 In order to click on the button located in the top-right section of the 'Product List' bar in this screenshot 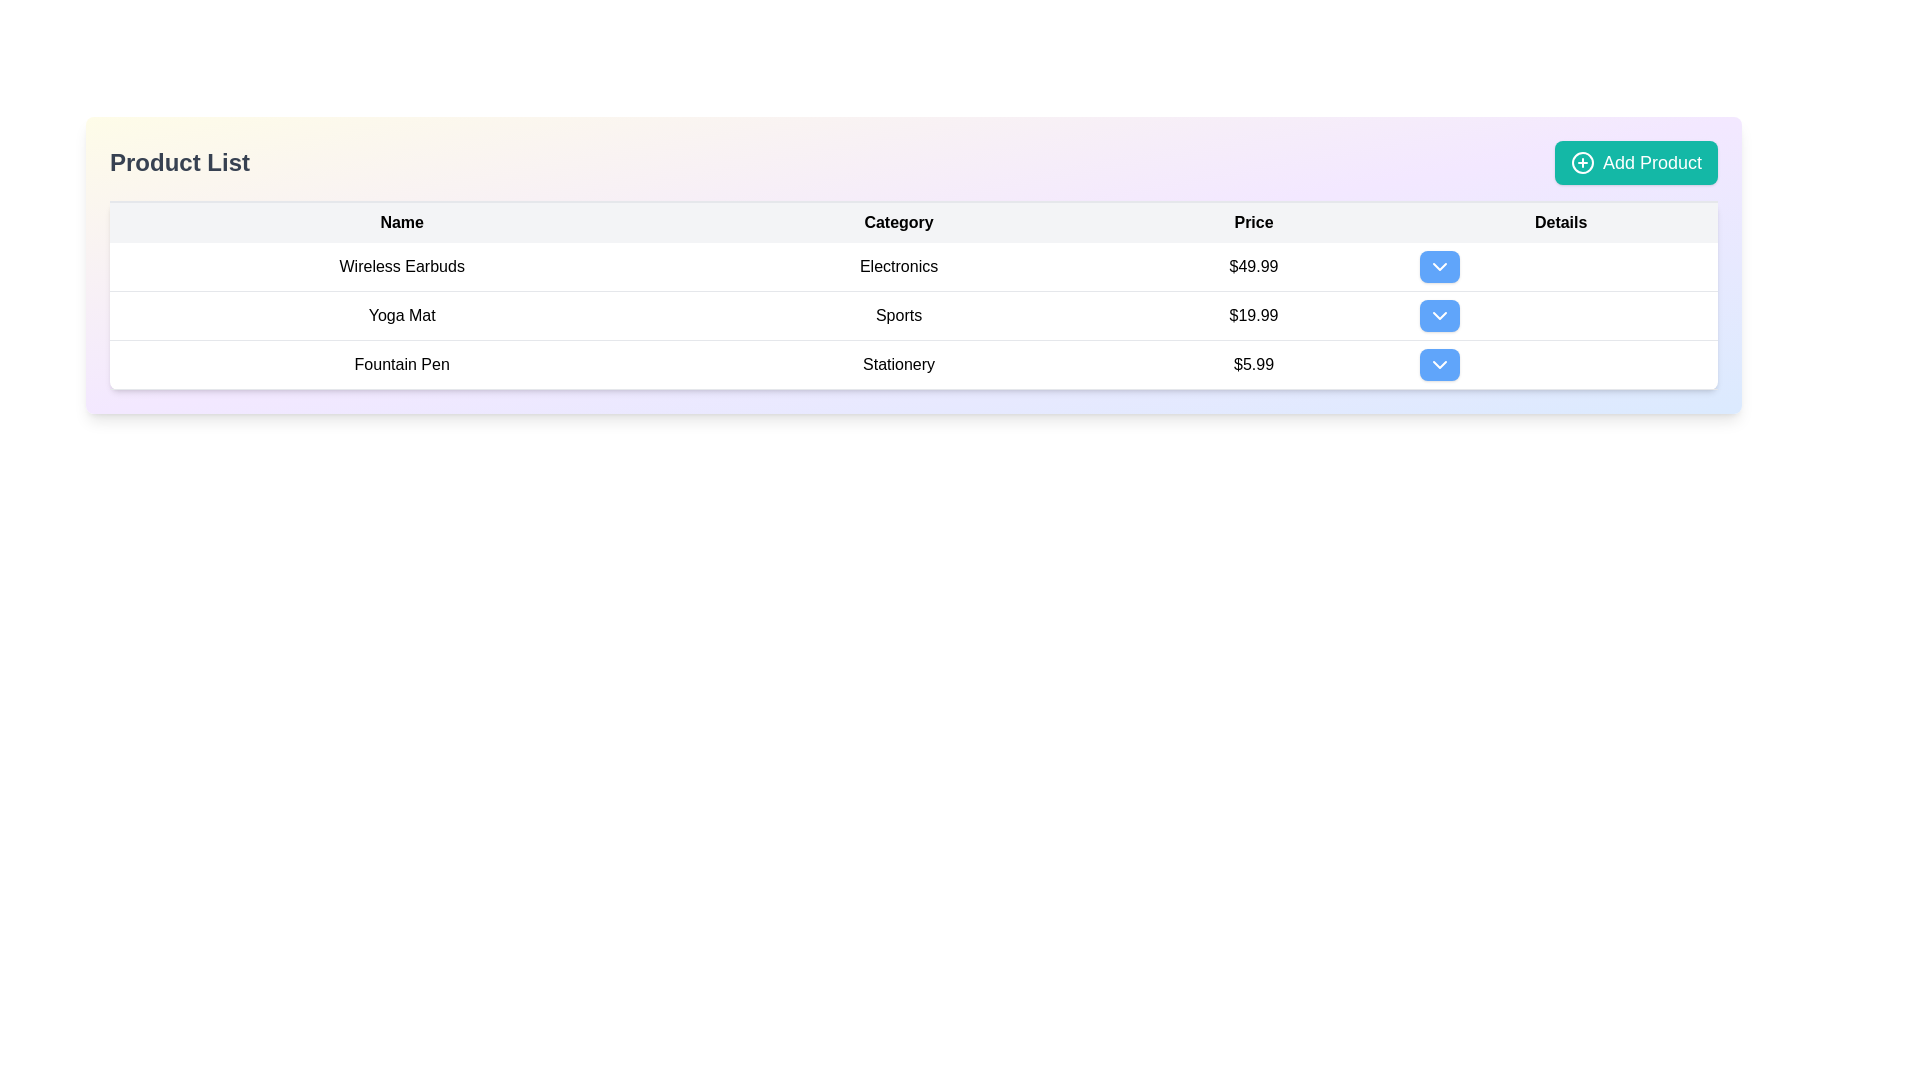, I will do `click(1636, 161)`.